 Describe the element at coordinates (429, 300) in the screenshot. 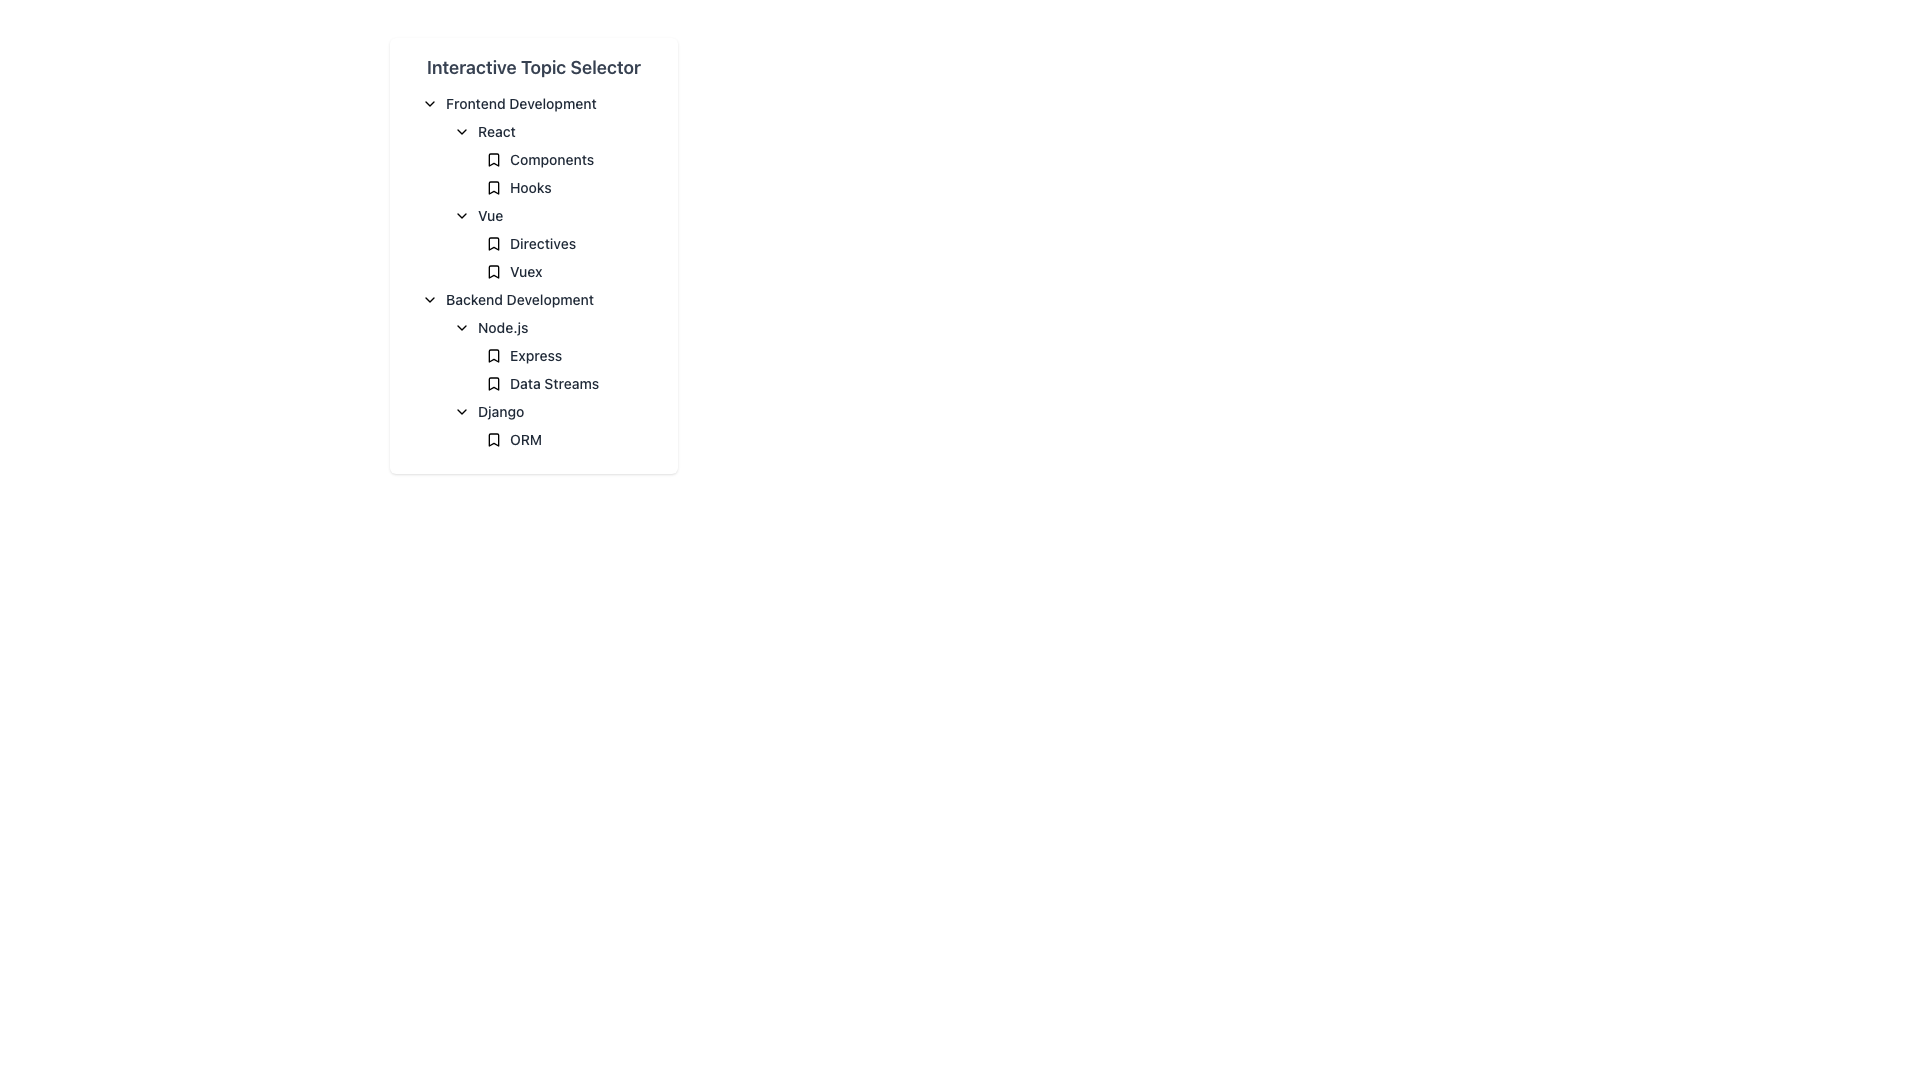

I see `the collapsible button` at that location.